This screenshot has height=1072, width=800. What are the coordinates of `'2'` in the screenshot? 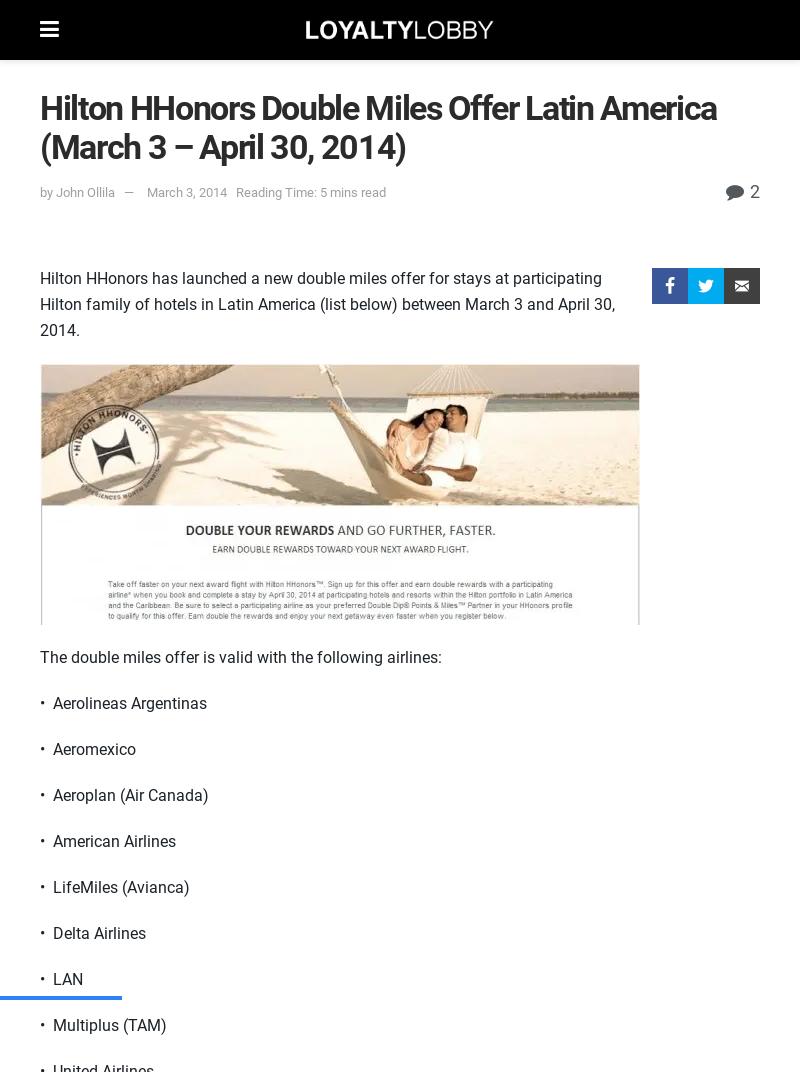 It's located at (752, 189).